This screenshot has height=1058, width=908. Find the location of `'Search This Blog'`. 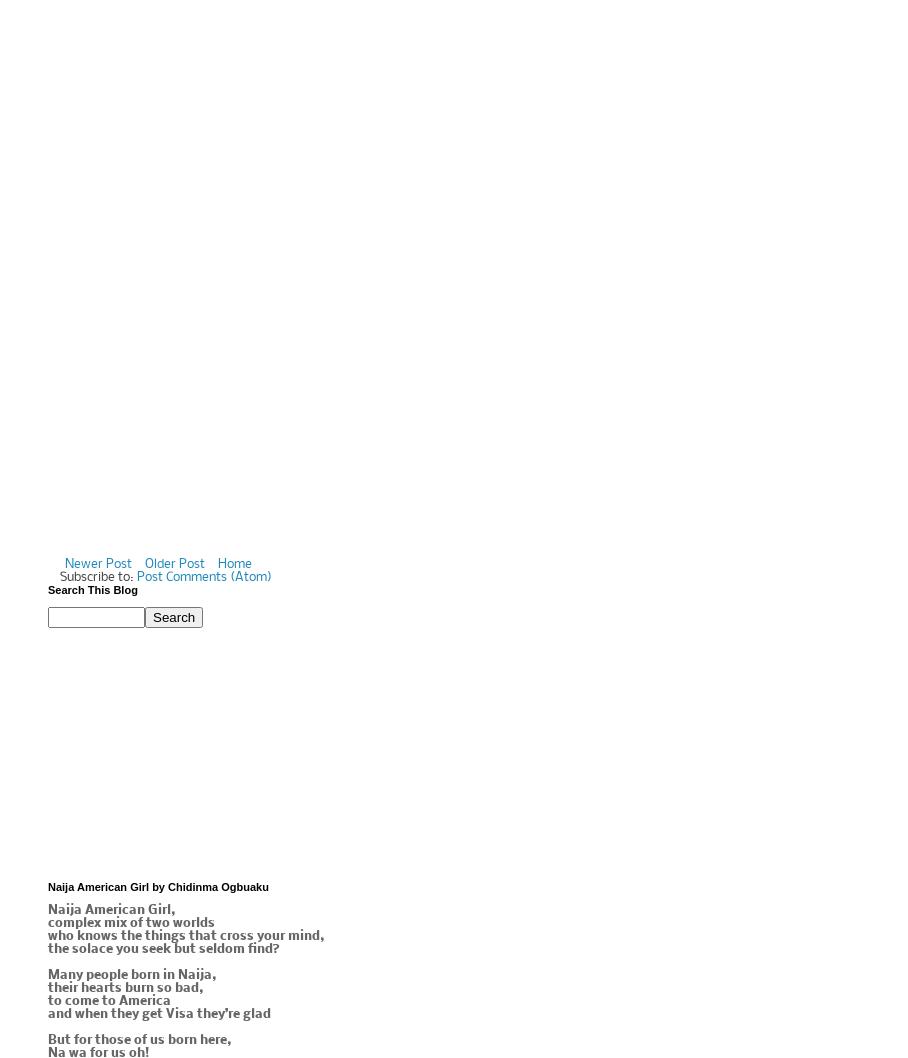

'Search This Blog' is located at coordinates (91, 590).